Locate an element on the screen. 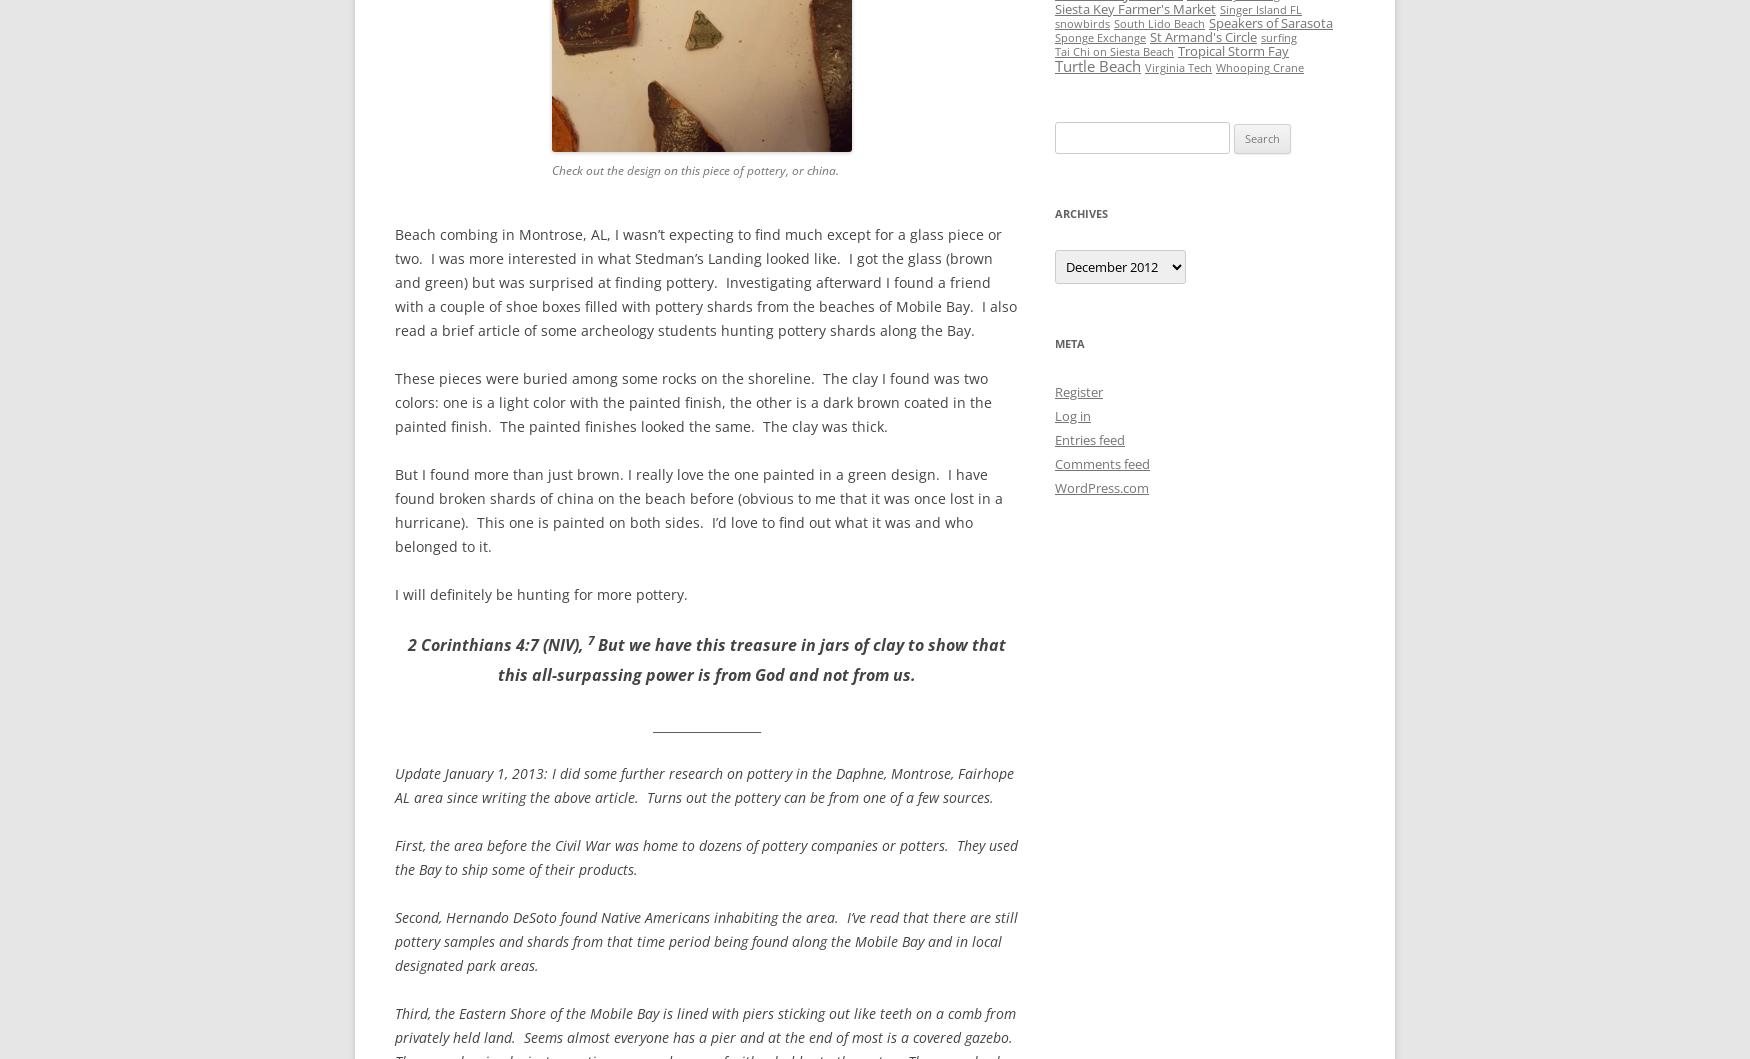 The image size is (1750, 1059). 'These pieces were buried among some rocks on the shoreline.  The clay I found was two colors: one is a light color with the painted finish, the other is a dark brown coated in the painted finish.  The painted finishes looked the same.  The clay was thick.' is located at coordinates (693, 401).